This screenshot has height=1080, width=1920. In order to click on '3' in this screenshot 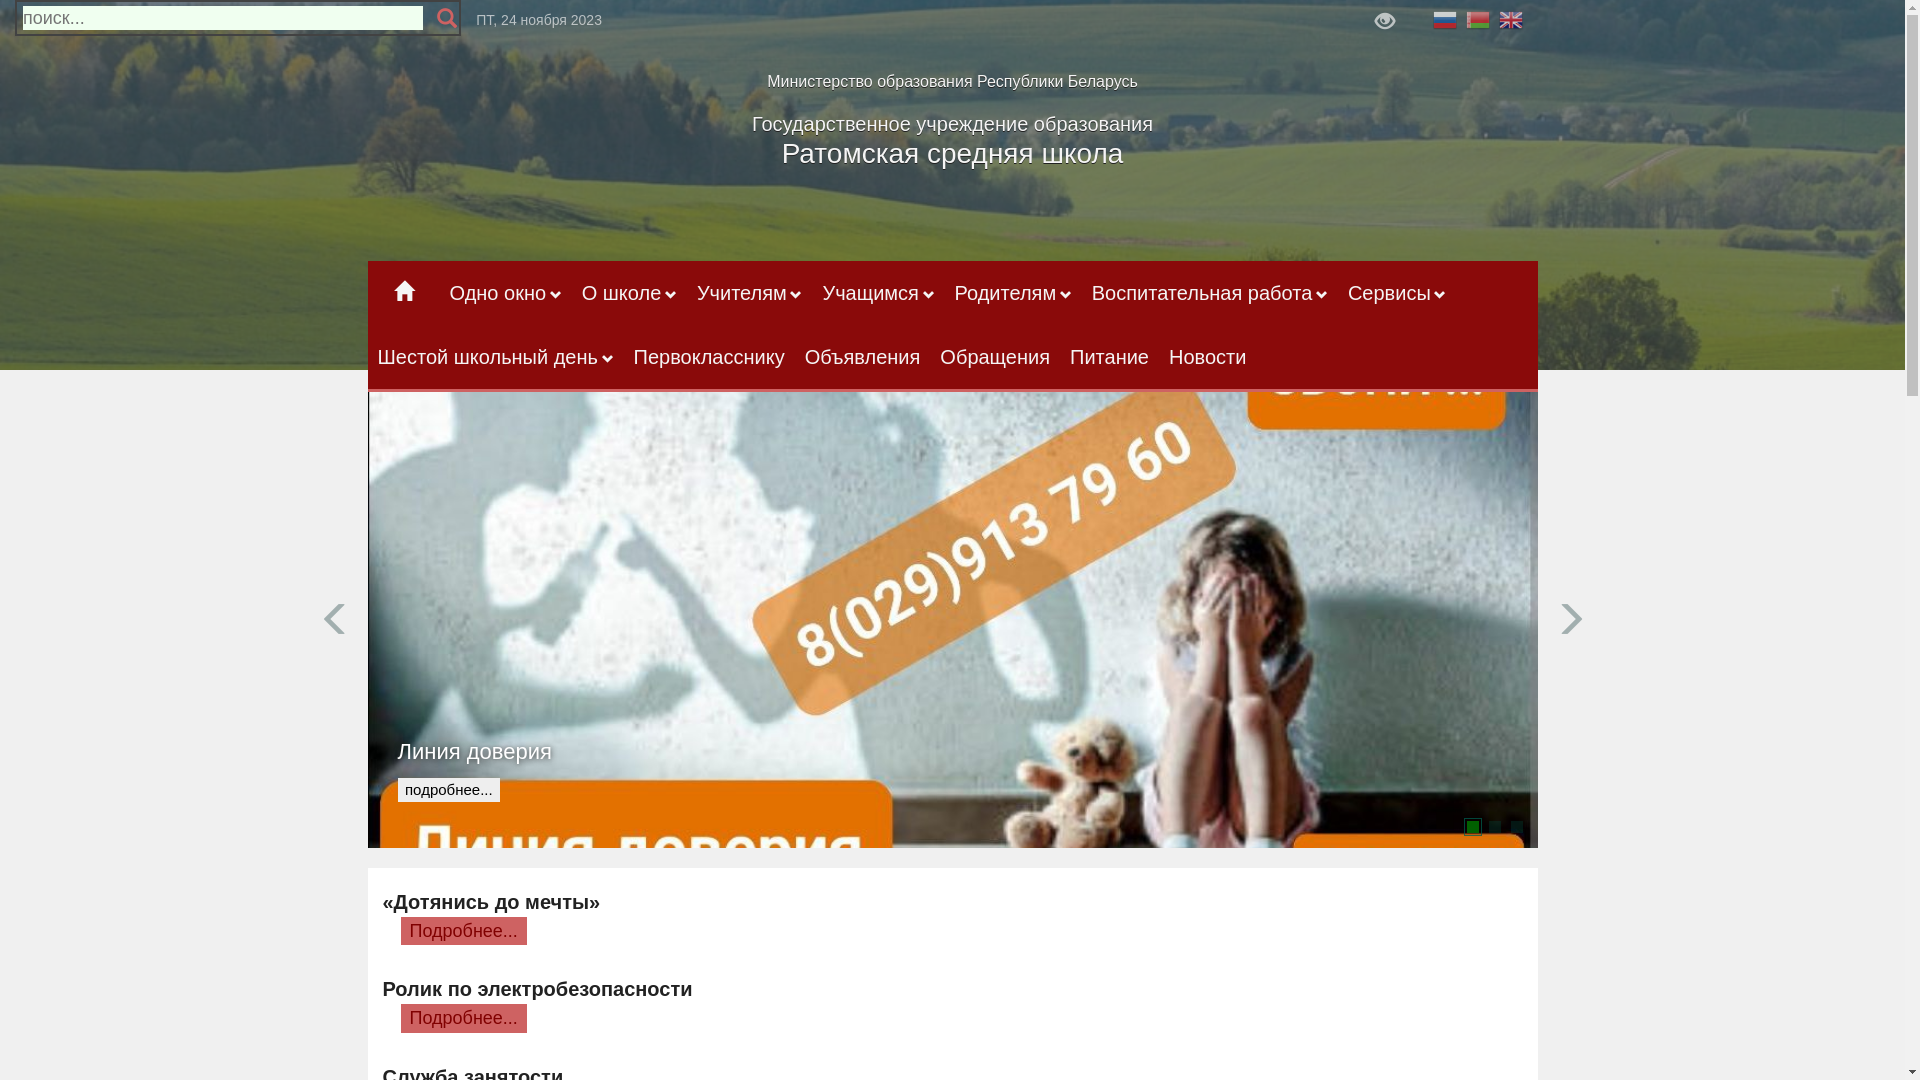, I will do `click(1516, 826)`.